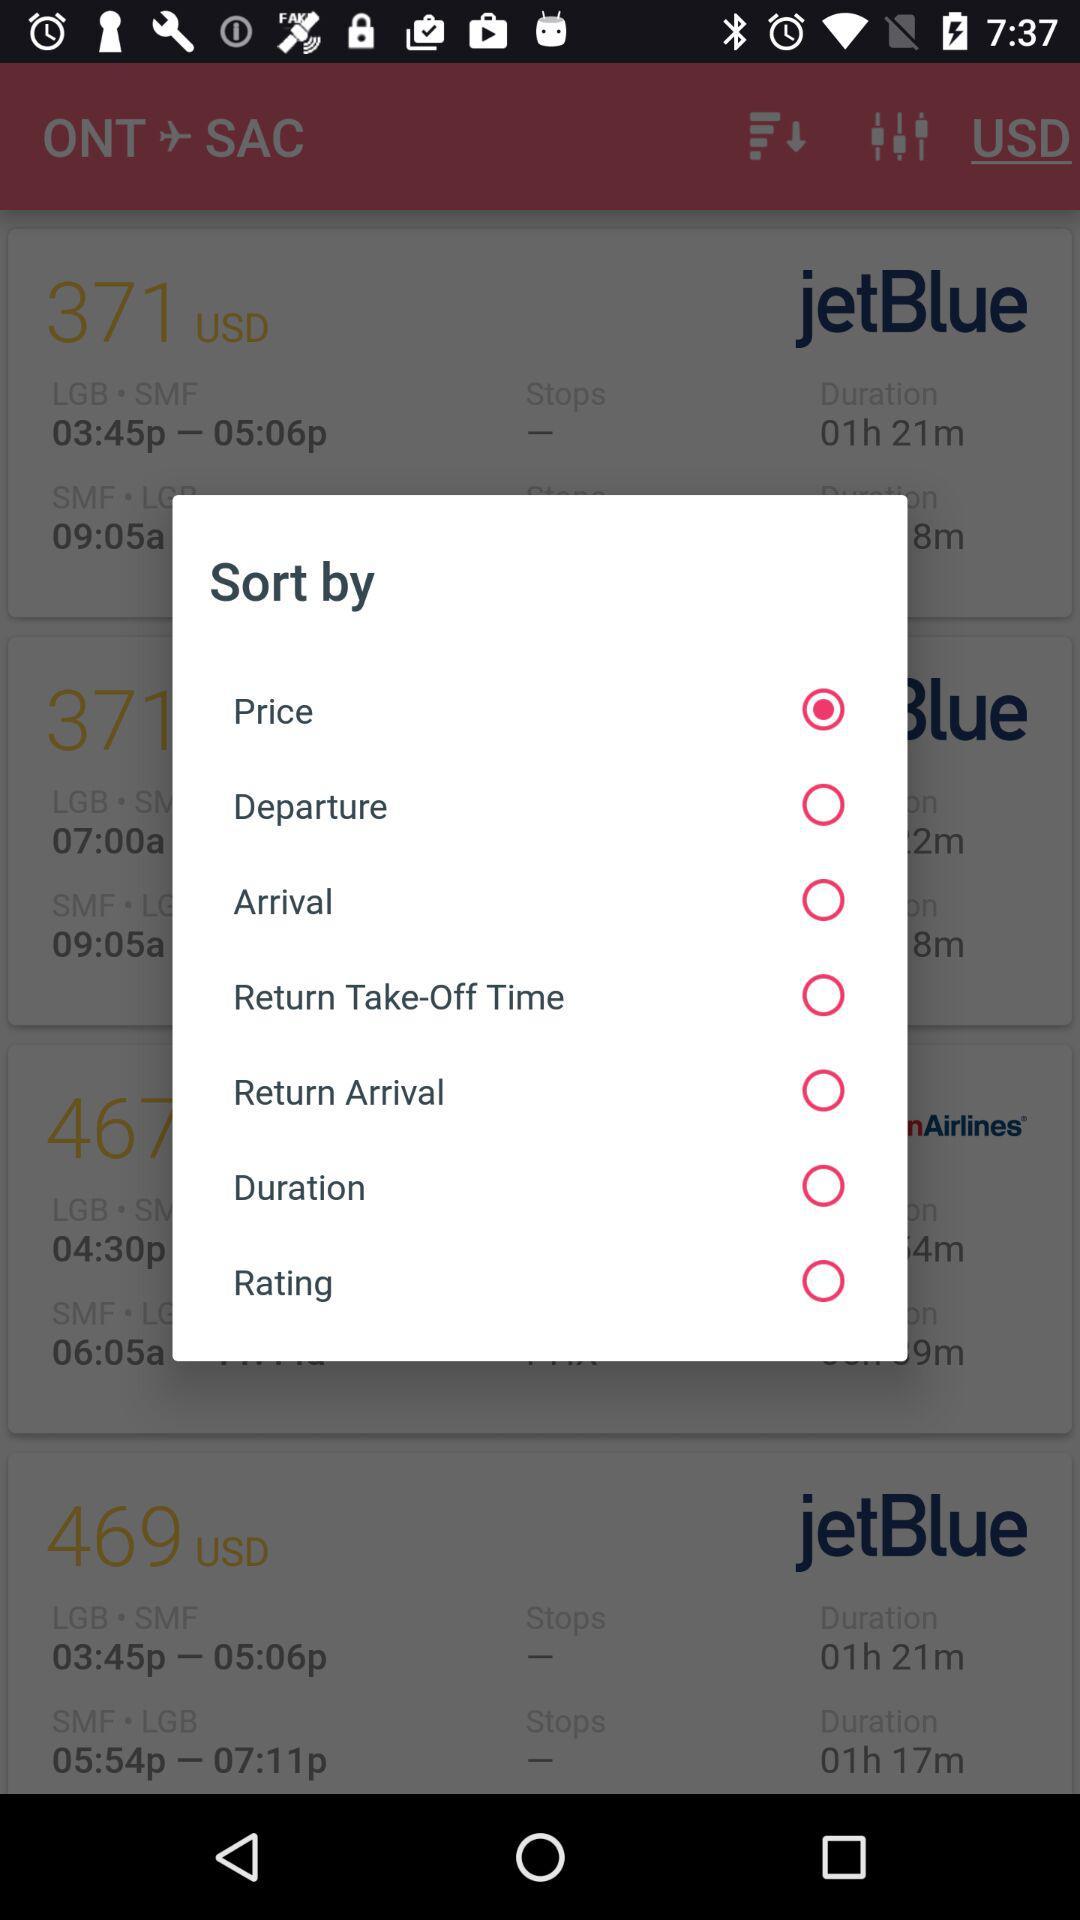  Describe the element at coordinates (537, 995) in the screenshot. I see `the icon above return arrival icon` at that location.